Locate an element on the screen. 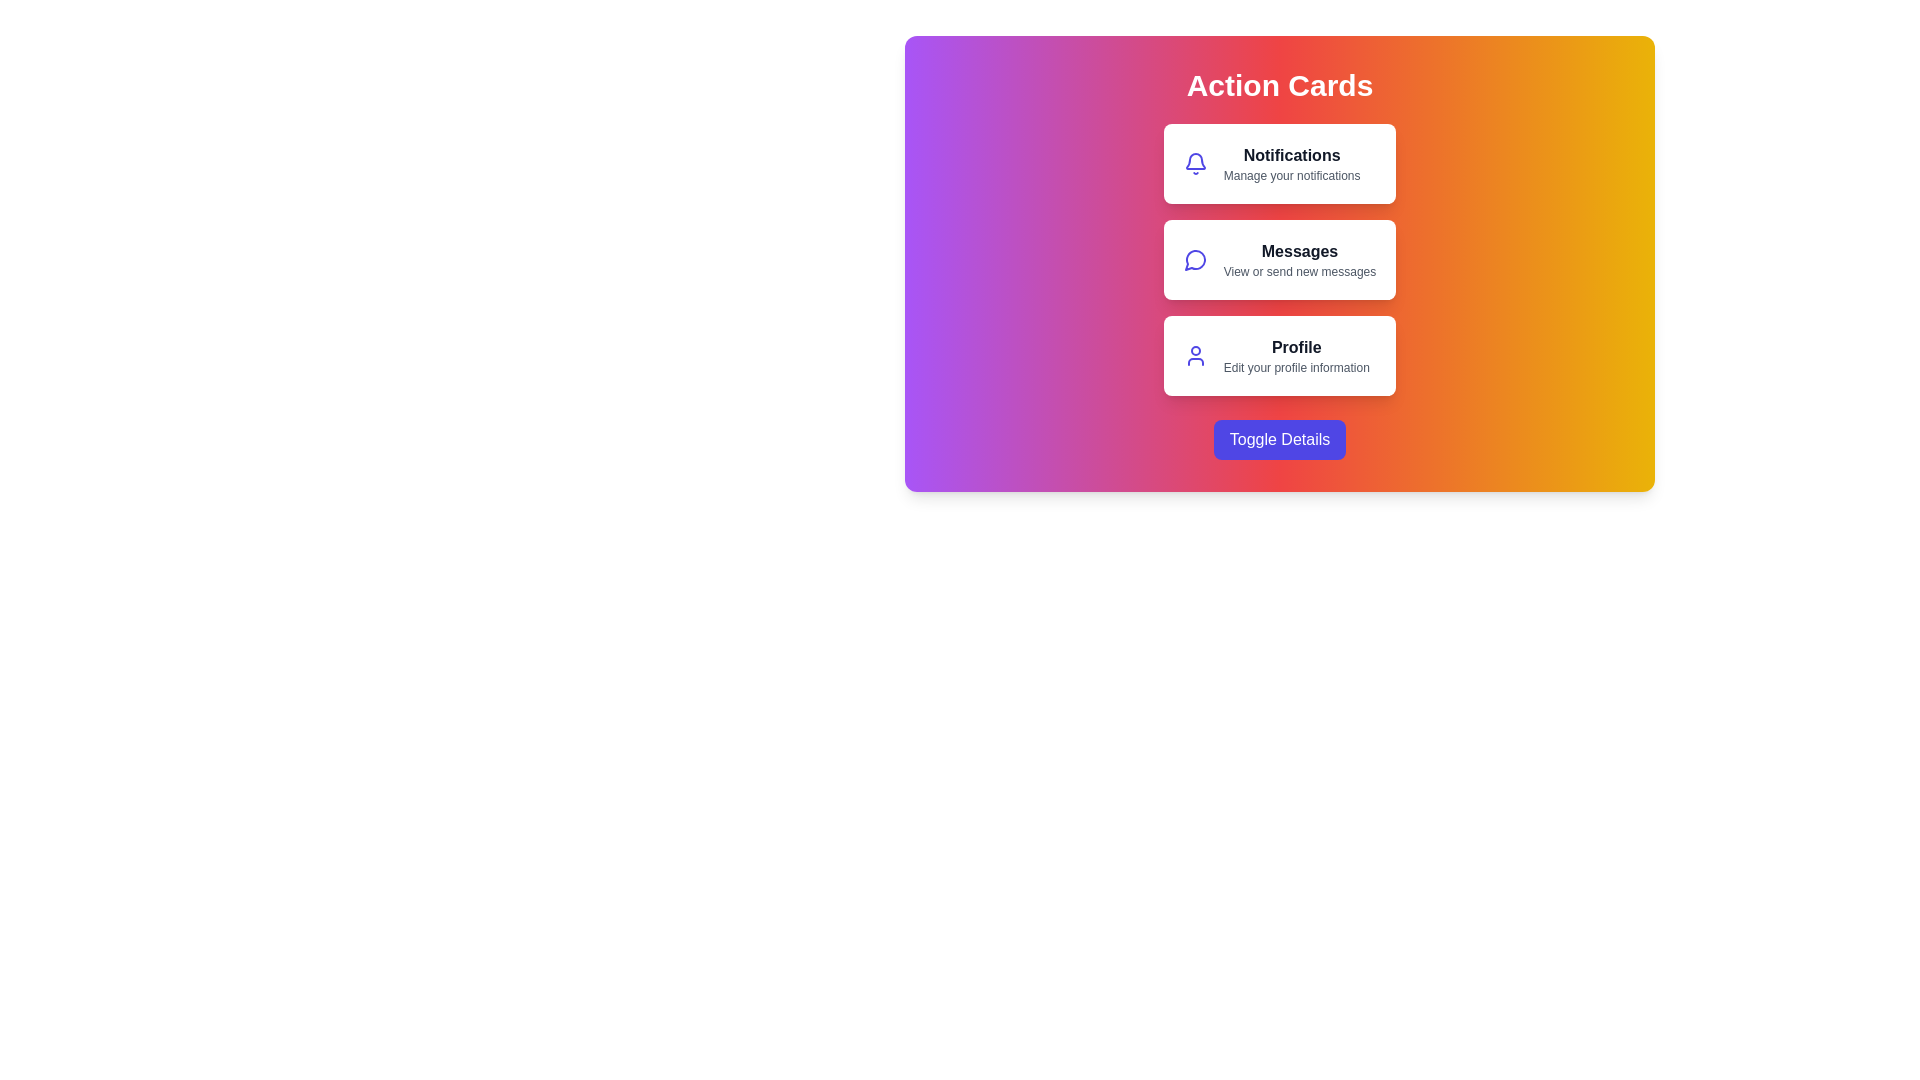 The image size is (1920, 1080). user profile icon located at the center of the 'Profile' card, situated between the 'Messages' card and the 'Toggle Details' button, using the browser developer tools is located at coordinates (1195, 354).